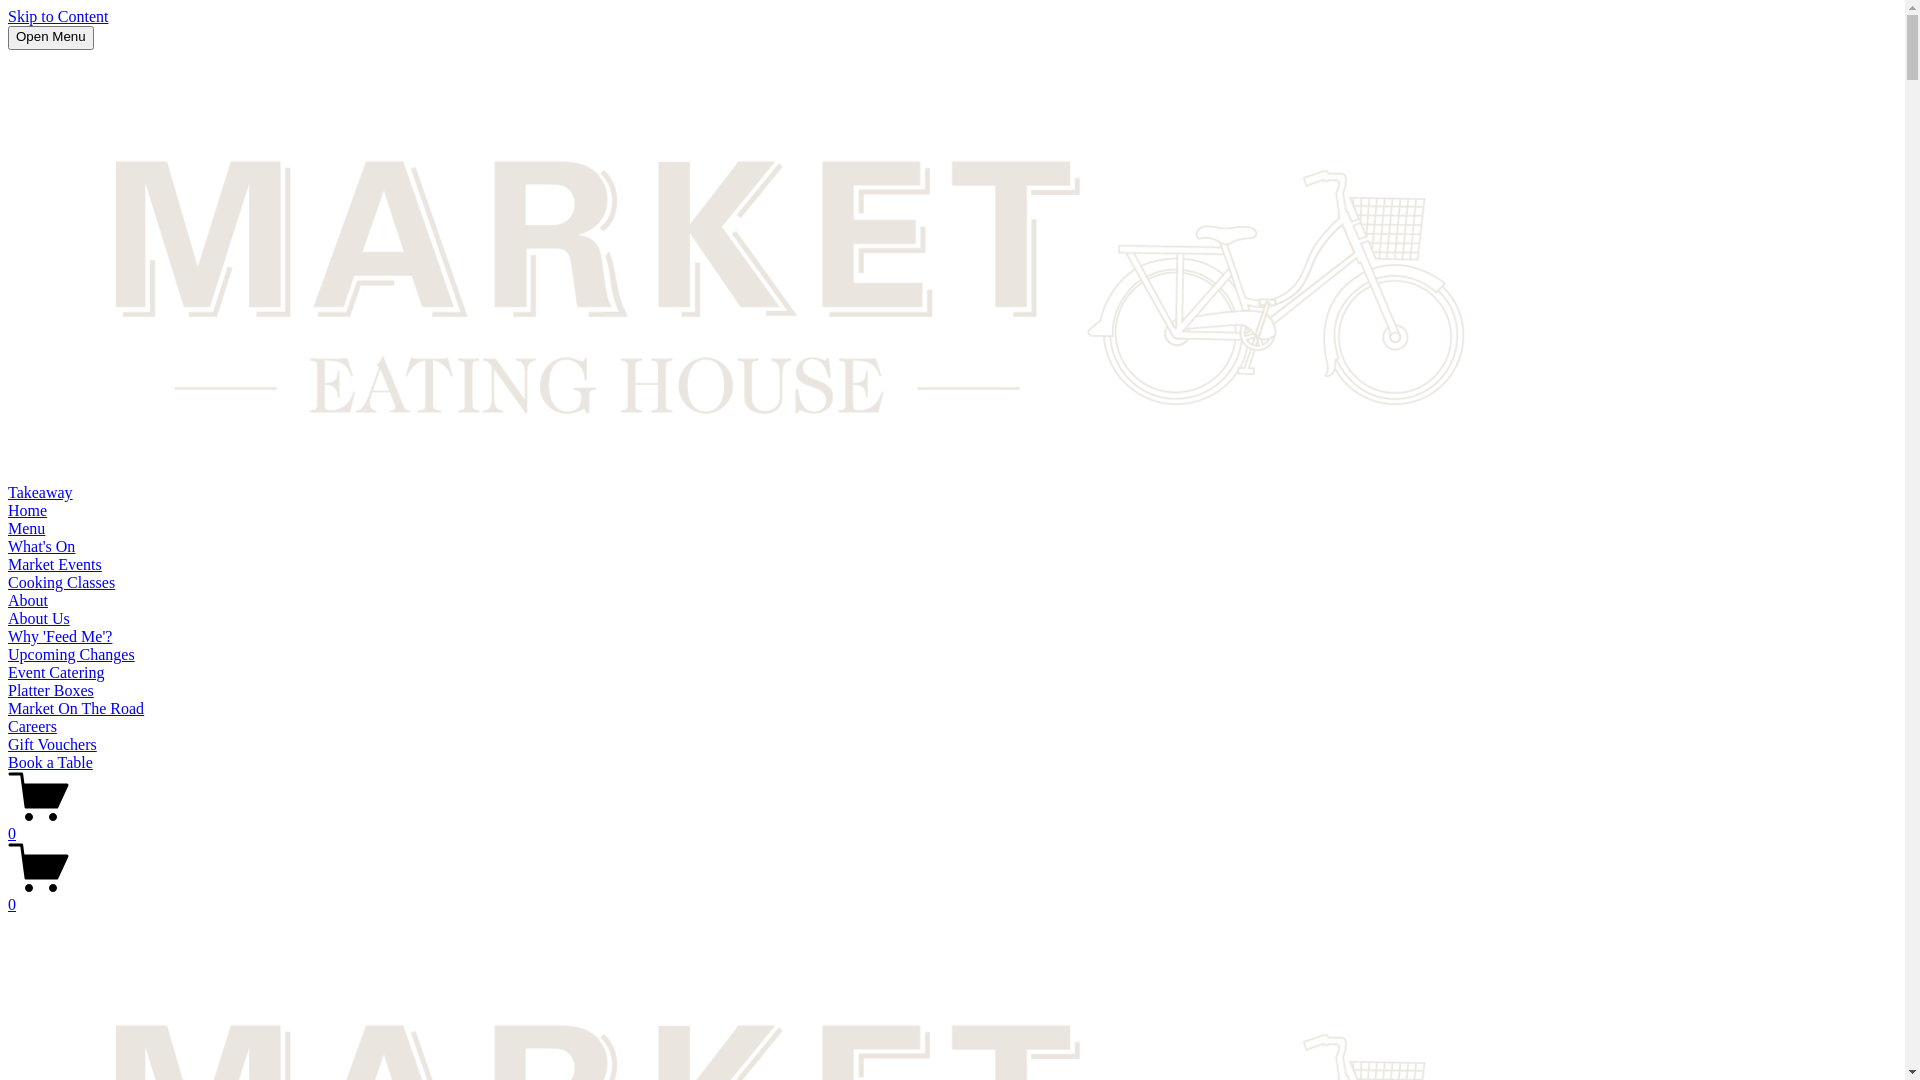 Image resolution: width=1920 pixels, height=1080 pixels. Describe the element at coordinates (8, 707) in the screenshot. I see `'Market On The Road'` at that location.